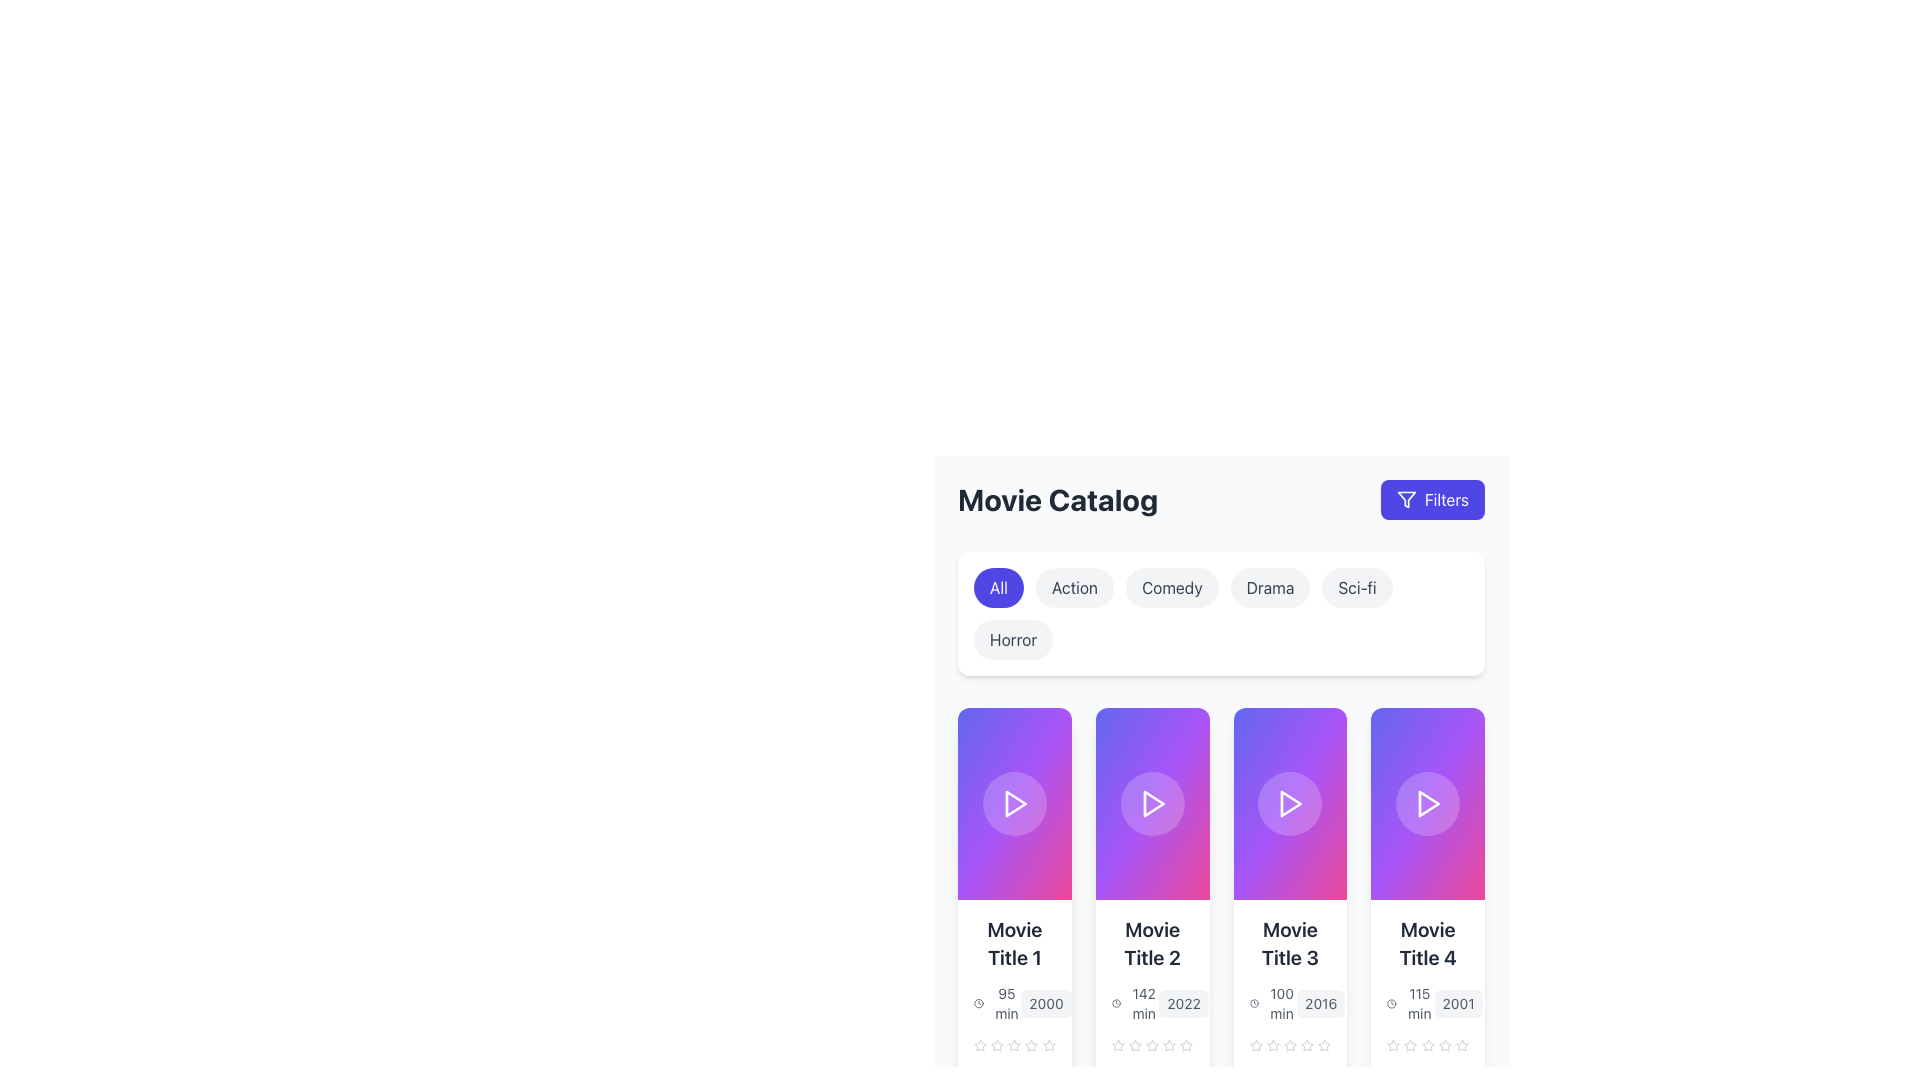  What do you see at coordinates (1184, 1003) in the screenshot?
I see `text '2022' from the text box located beneath 'Movie Title 2' in the card layout` at bounding box center [1184, 1003].